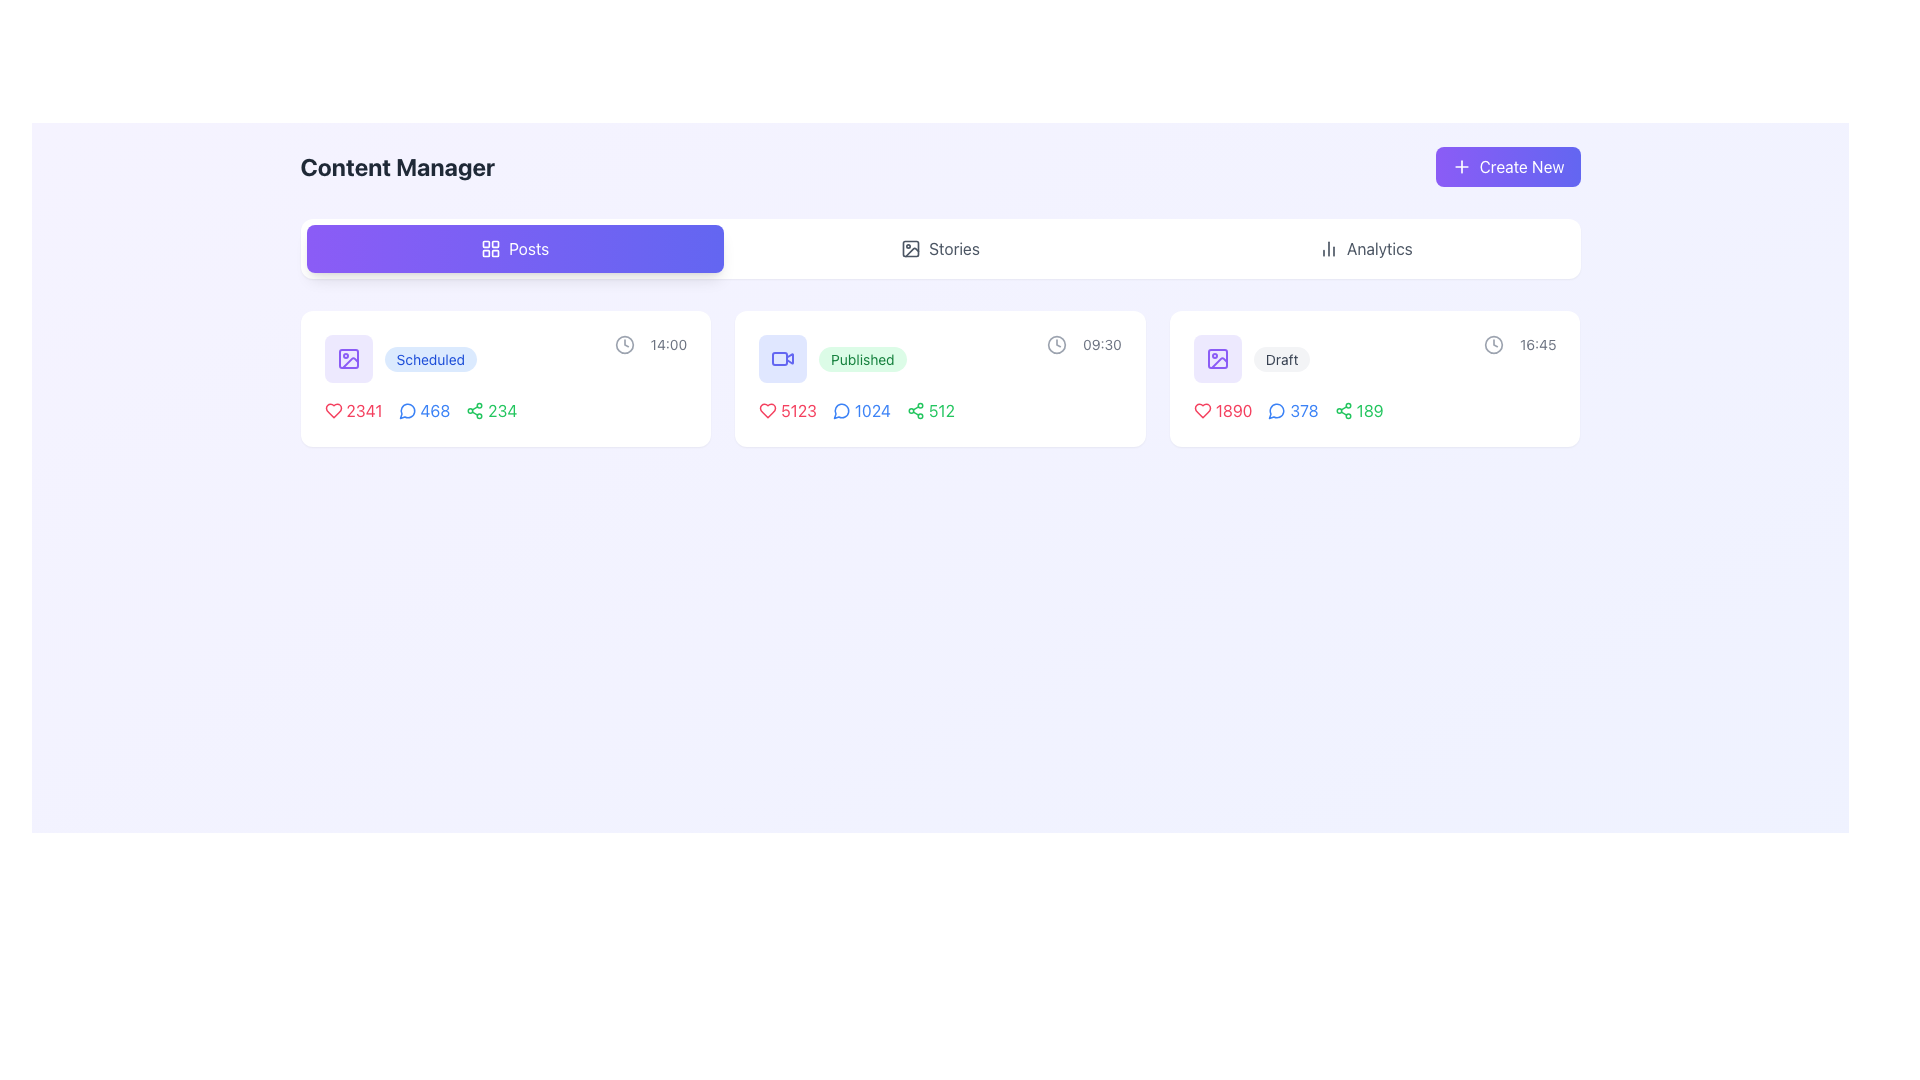 The width and height of the screenshot is (1920, 1080). What do you see at coordinates (1222, 410) in the screenshot?
I see `the numeric counter displaying '1890' in red, which is adjacent to a heart icon, located in the lower row of the 'Draft' card as the first element in a sequence of three` at bounding box center [1222, 410].